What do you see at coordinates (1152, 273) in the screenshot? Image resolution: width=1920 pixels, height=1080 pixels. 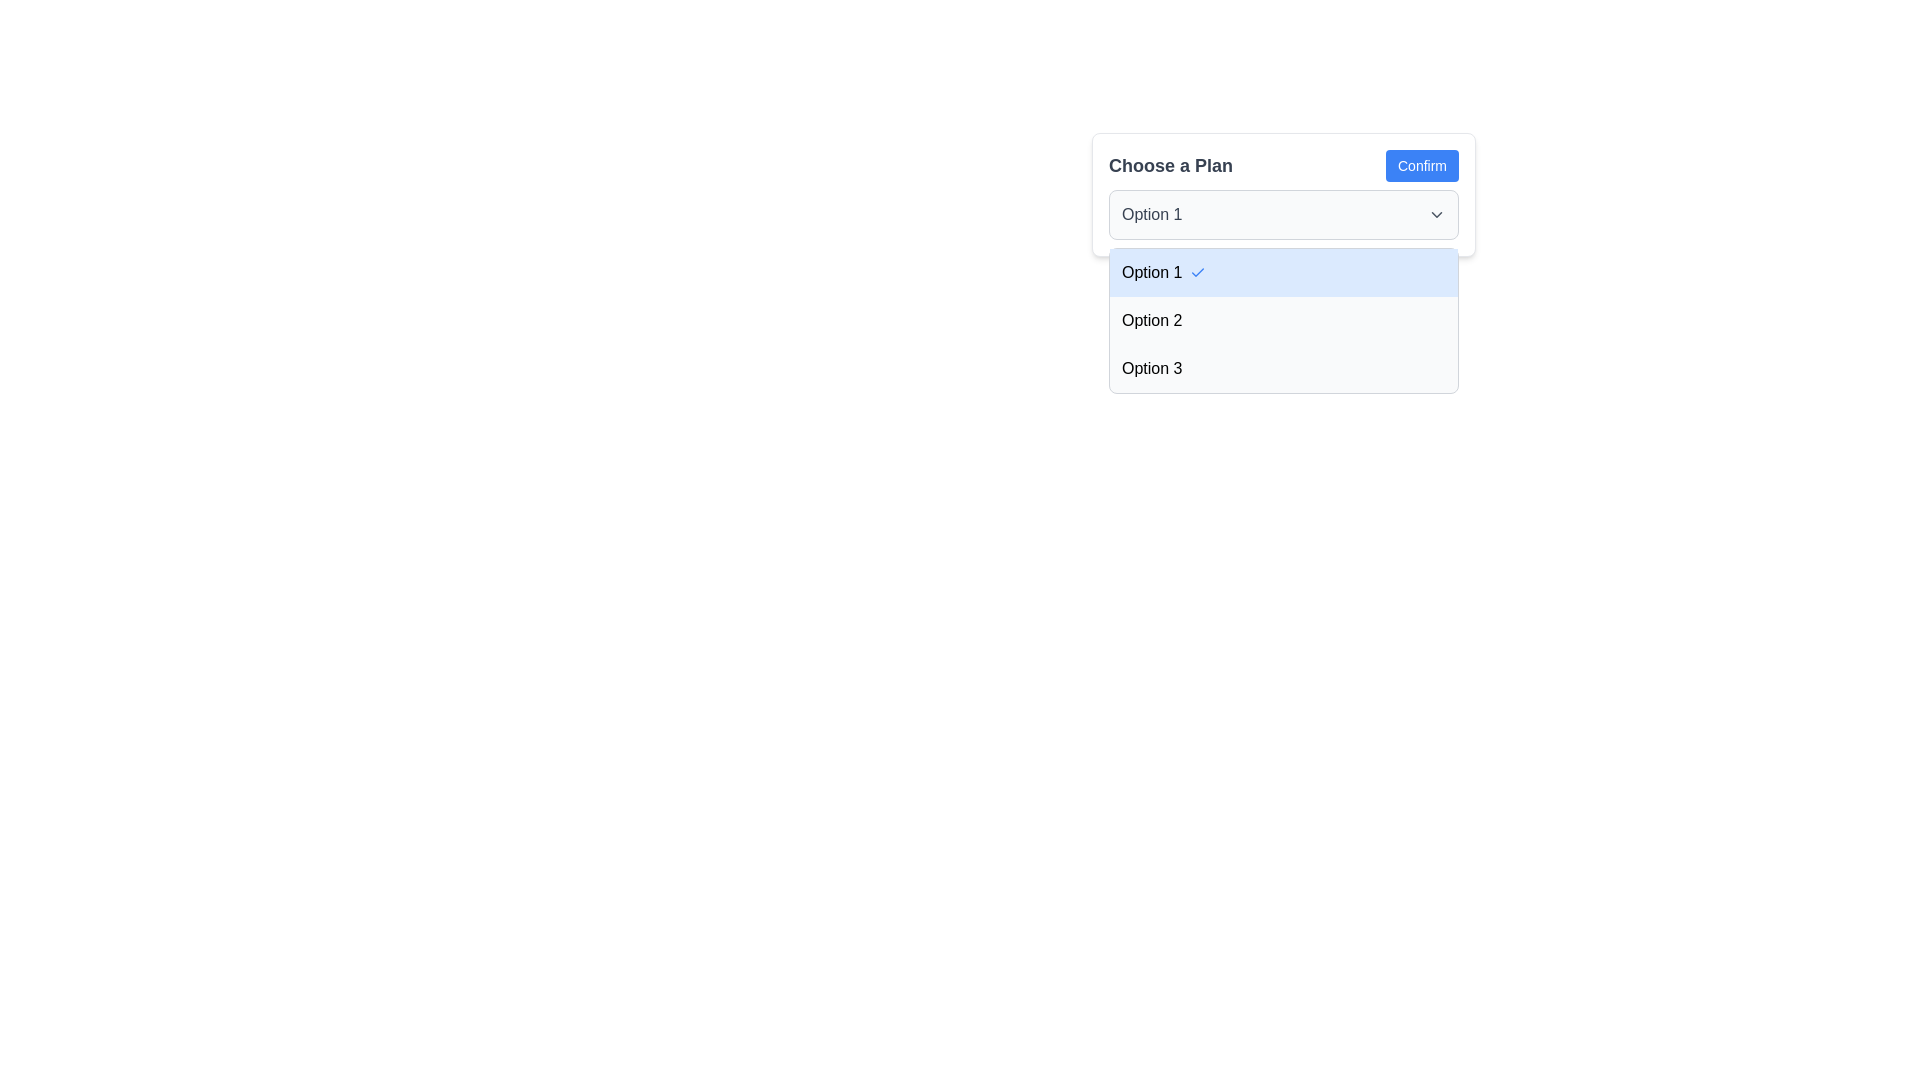 I see `the first option in the 'Choose a Plan' dropdown menu` at bounding box center [1152, 273].